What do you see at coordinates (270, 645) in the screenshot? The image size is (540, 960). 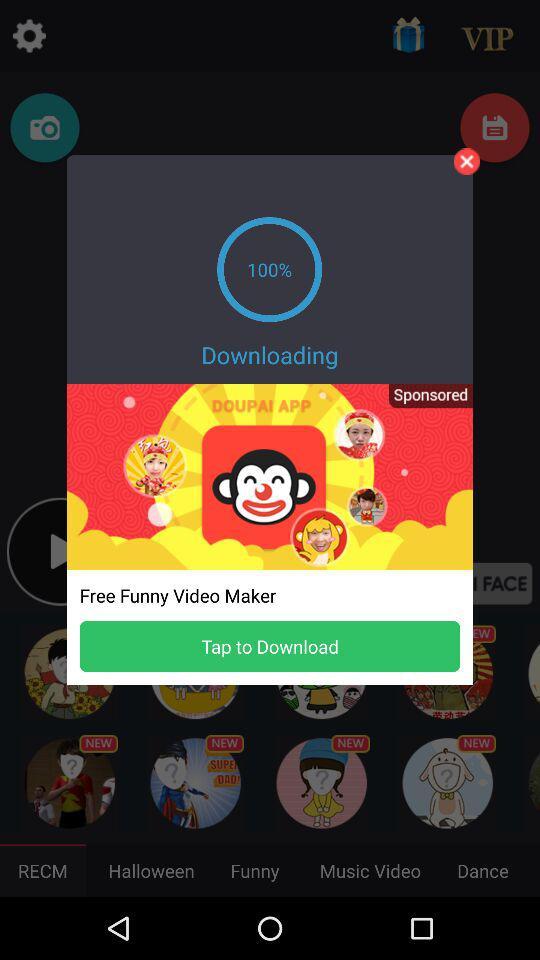 I see `icon below free funny video` at bounding box center [270, 645].